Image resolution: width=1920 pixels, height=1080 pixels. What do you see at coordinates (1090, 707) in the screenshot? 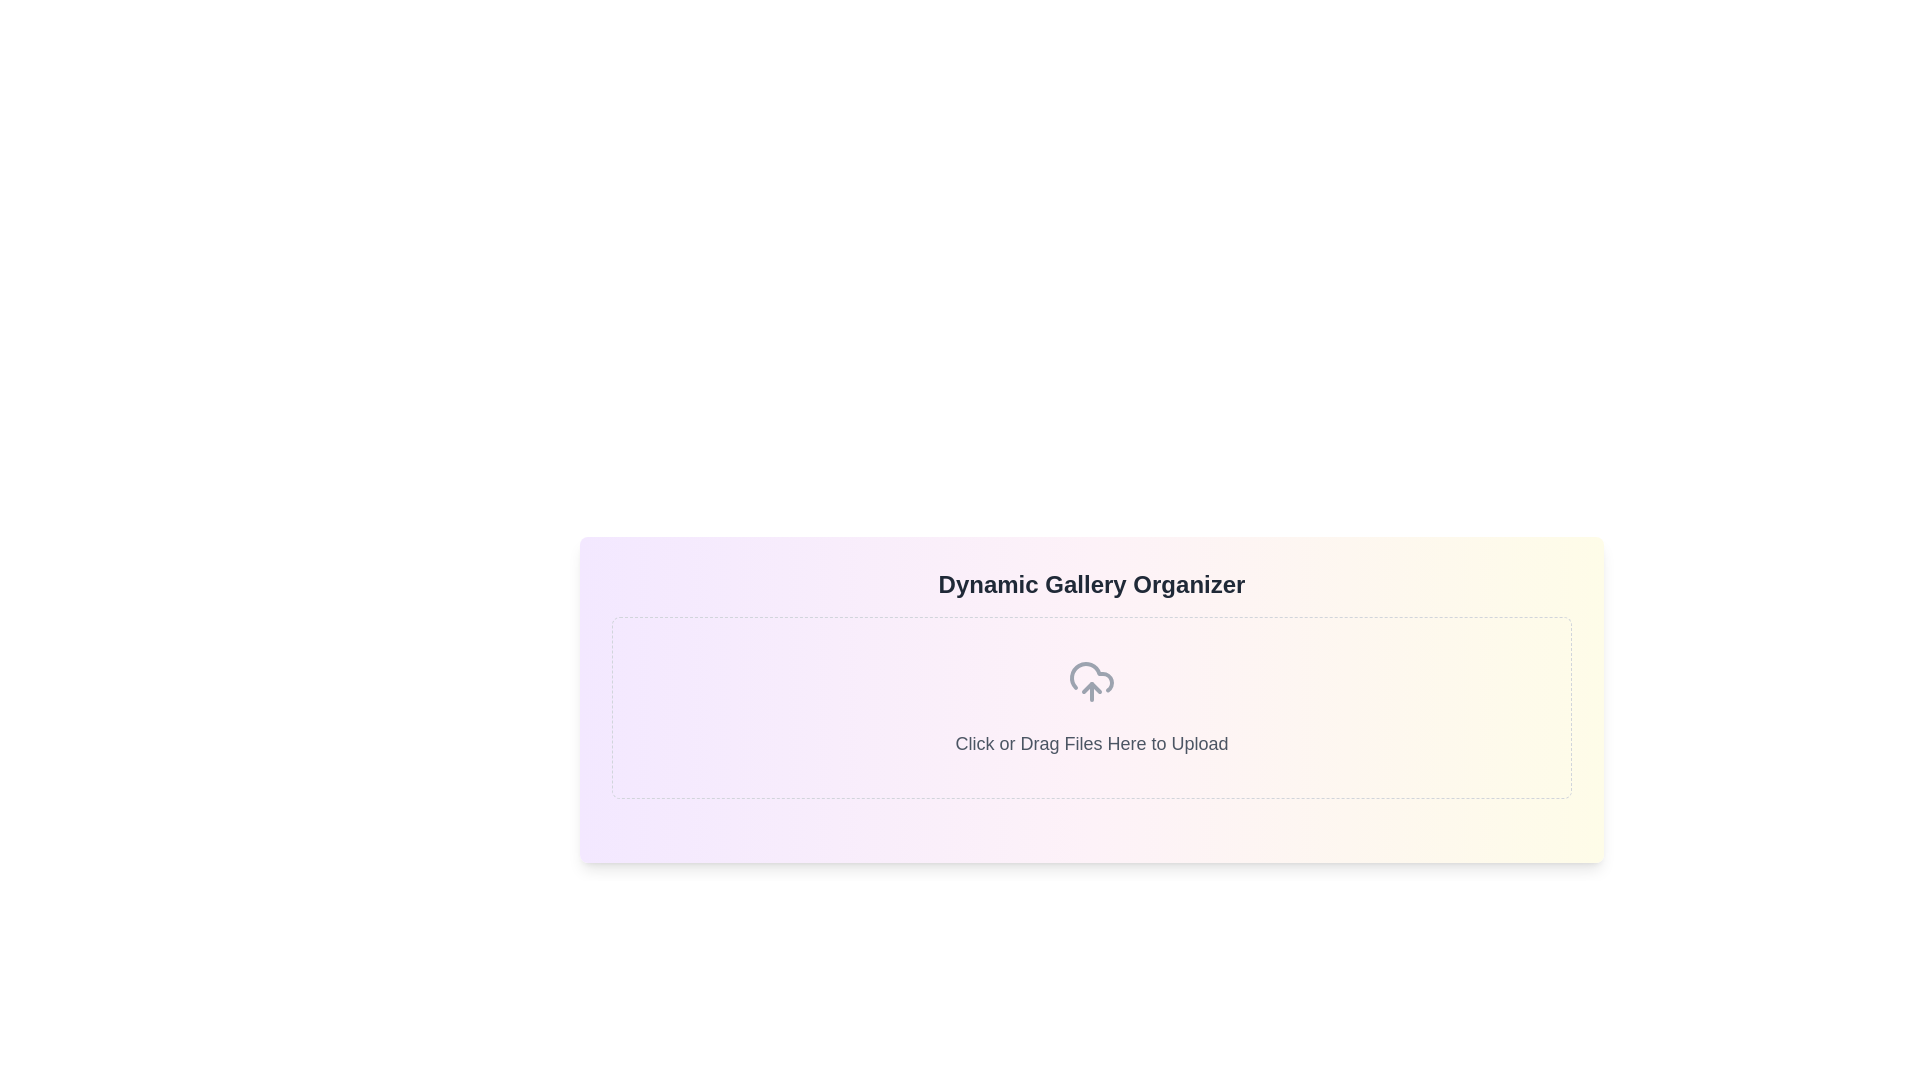
I see `the interactive file upload area with dashed gray borders and the text 'Click or Drag Files Here to Upload'` at bounding box center [1090, 707].